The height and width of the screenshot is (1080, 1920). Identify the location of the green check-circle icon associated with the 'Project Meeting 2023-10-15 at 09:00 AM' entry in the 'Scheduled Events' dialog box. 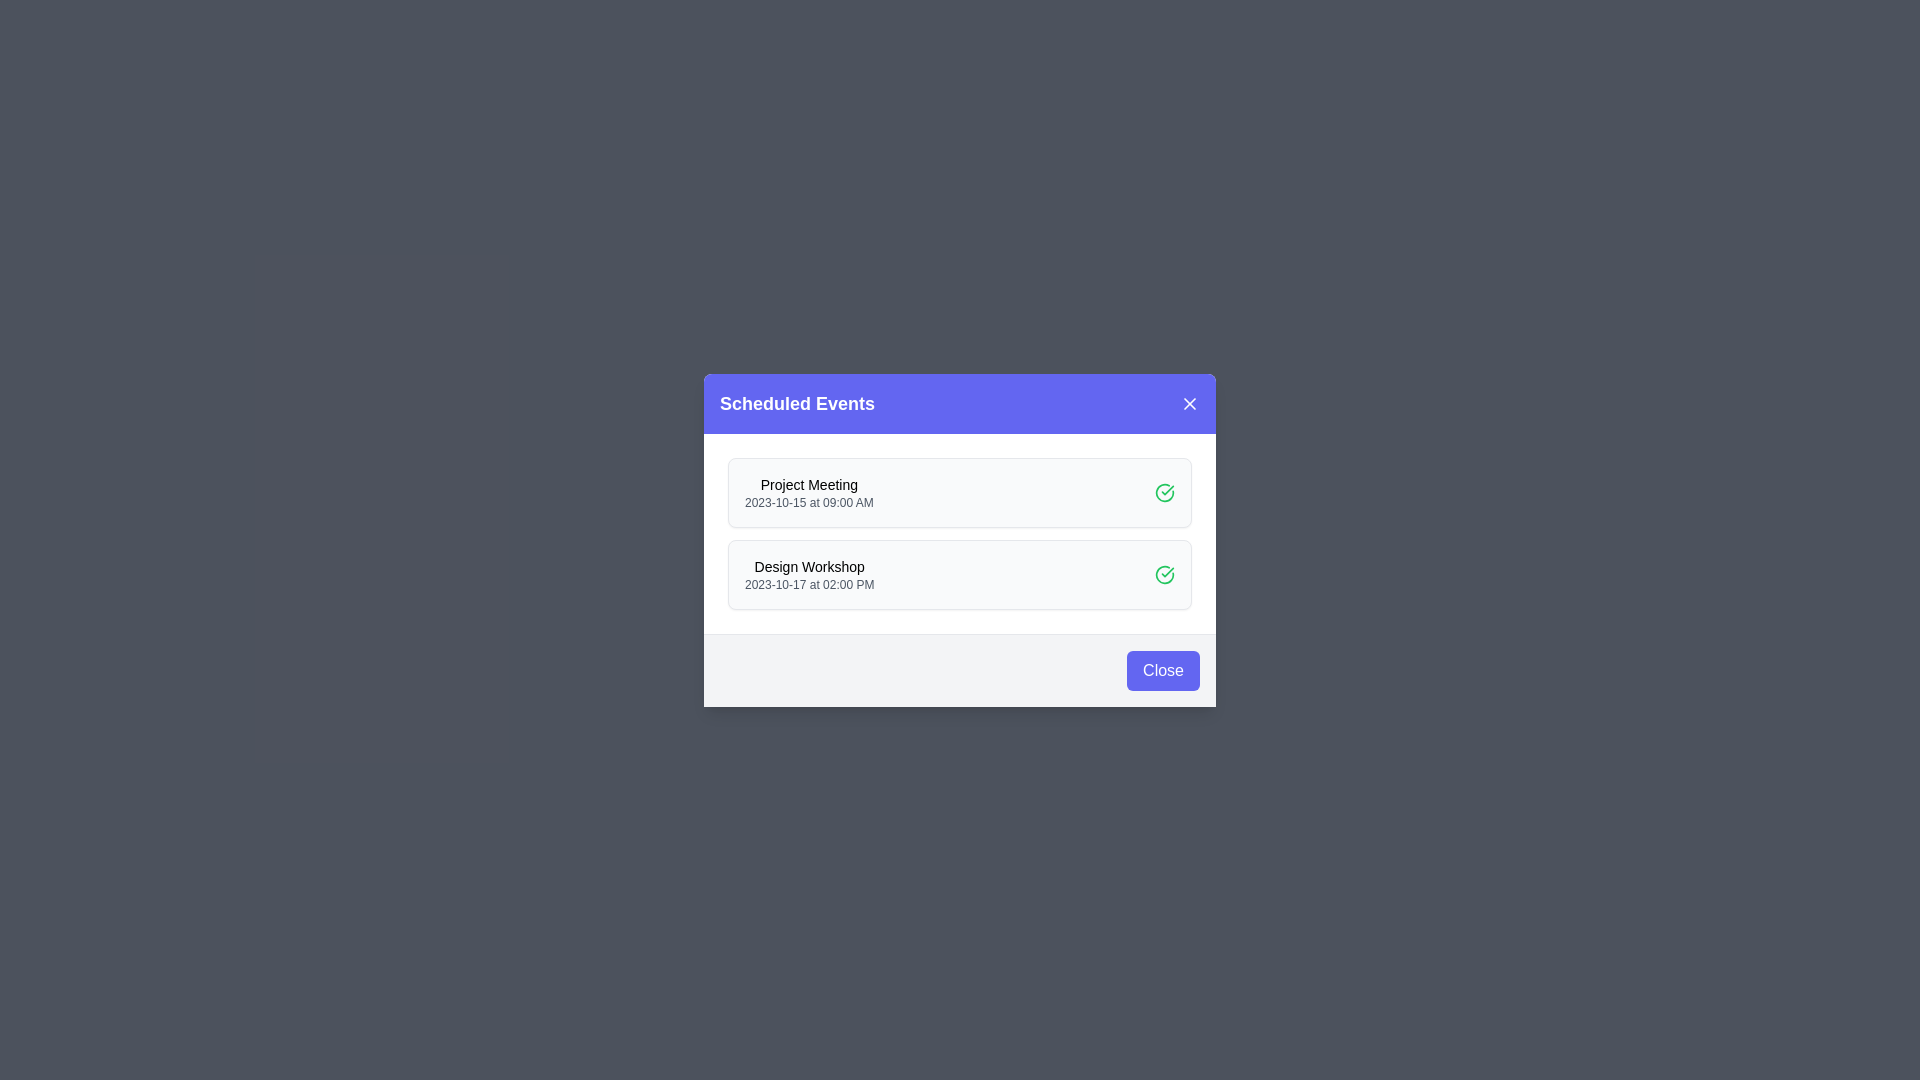
(1165, 492).